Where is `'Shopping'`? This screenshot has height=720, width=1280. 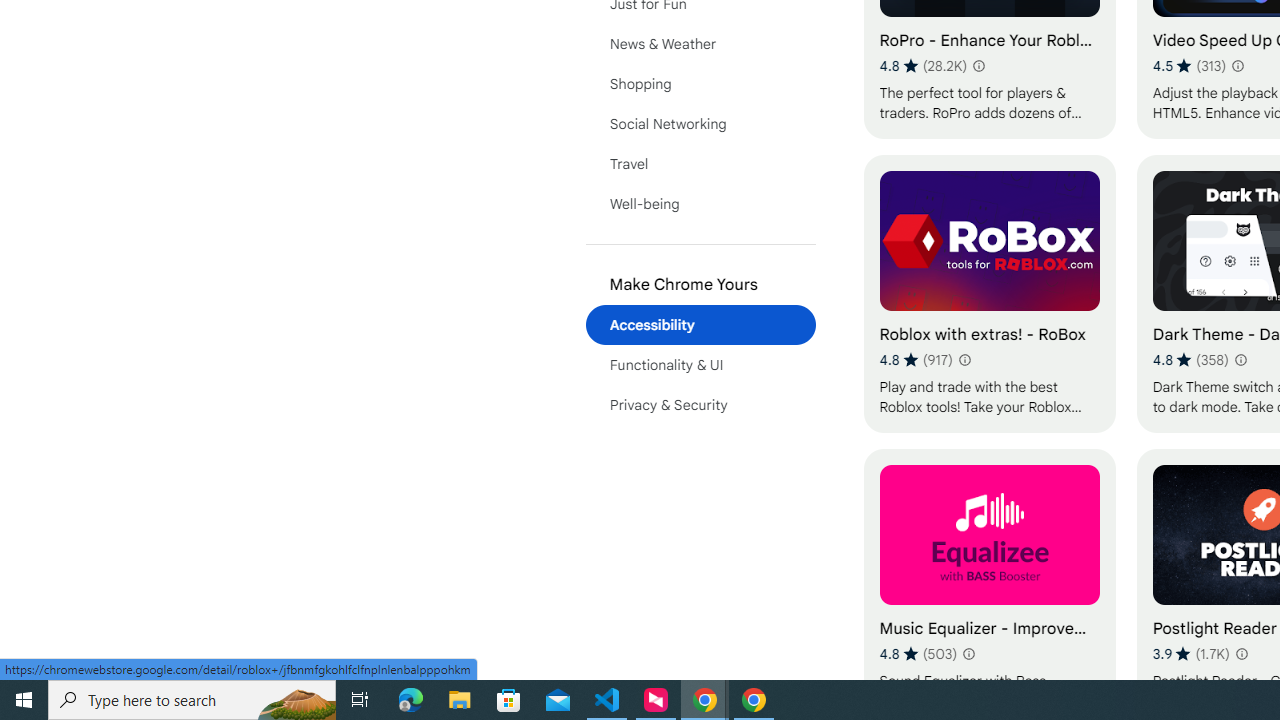 'Shopping' is located at coordinates (700, 82).